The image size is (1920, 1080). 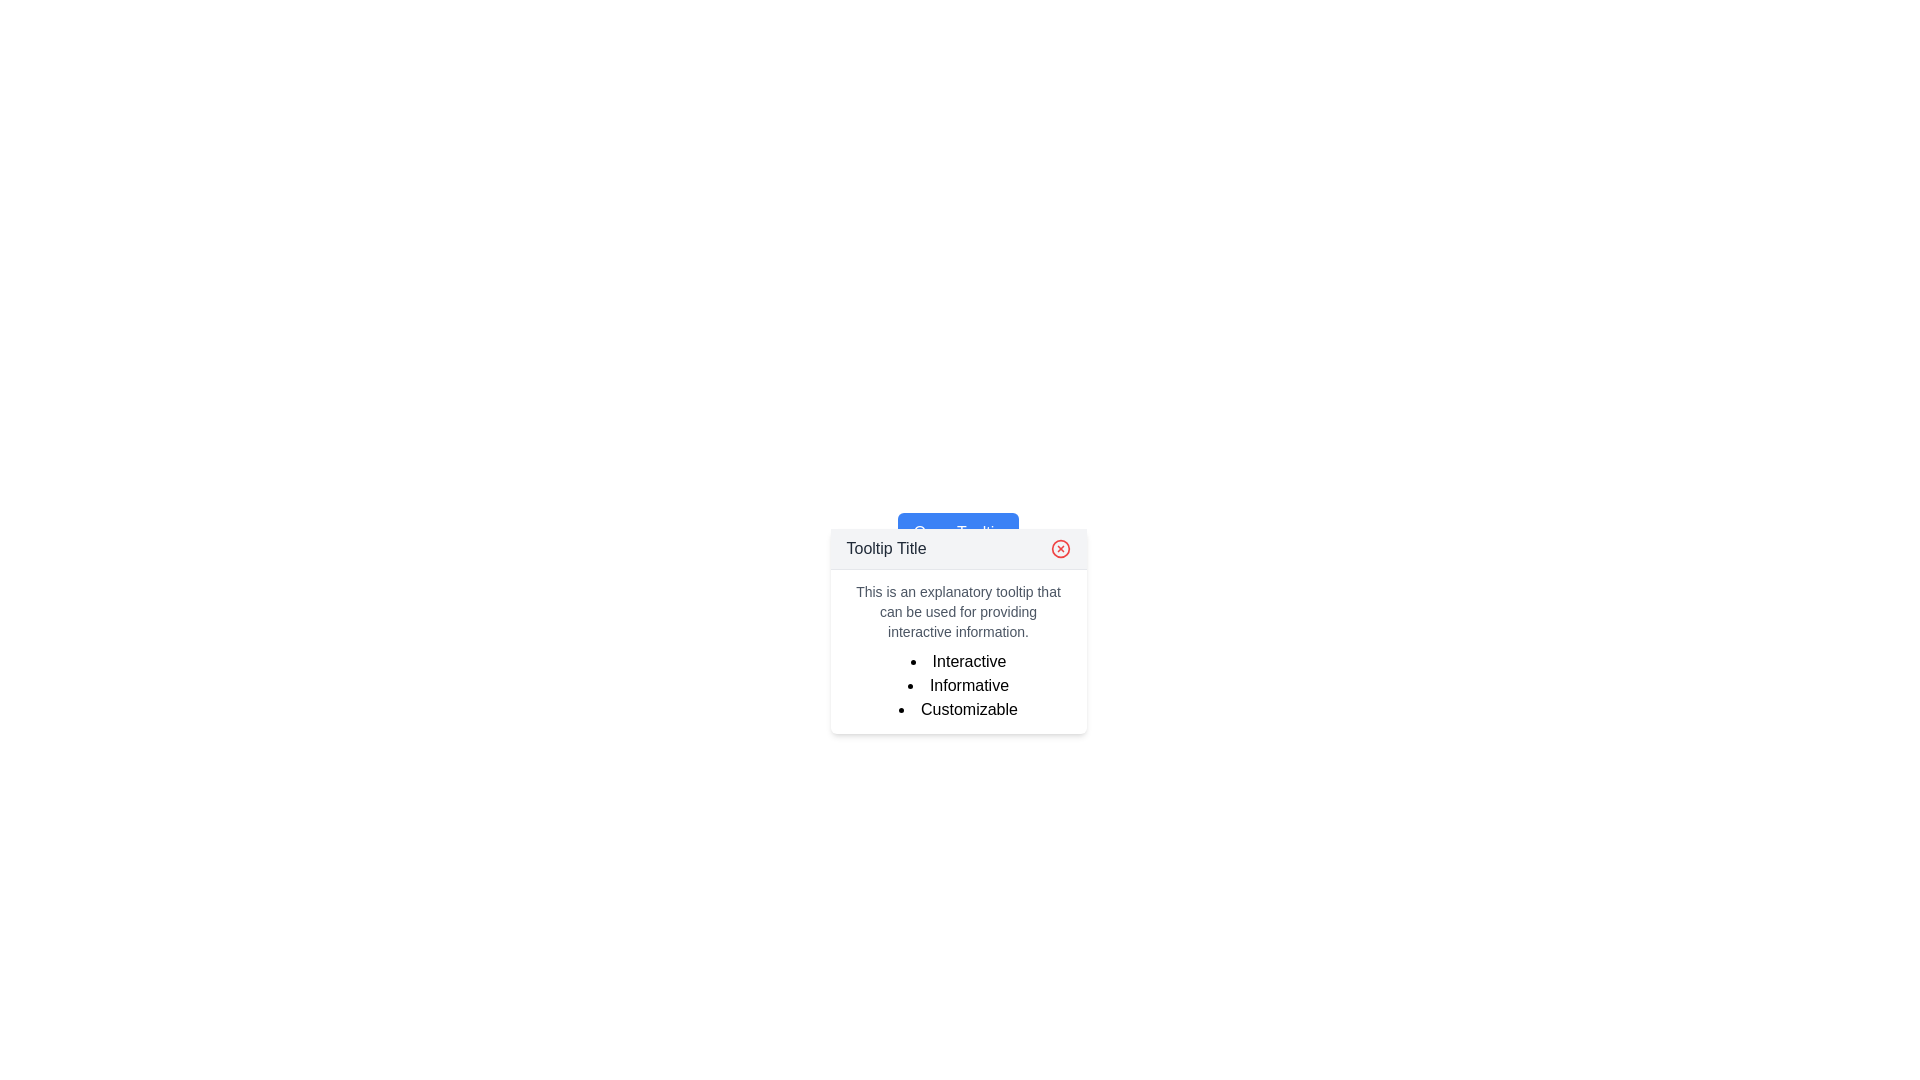 What do you see at coordinates (957, 611) in the screenshot?
I see `the static text content that is styled with a small font and light gray coloring, positioned below the title section and above the list of bullet points` at bounding box center [957, 611].